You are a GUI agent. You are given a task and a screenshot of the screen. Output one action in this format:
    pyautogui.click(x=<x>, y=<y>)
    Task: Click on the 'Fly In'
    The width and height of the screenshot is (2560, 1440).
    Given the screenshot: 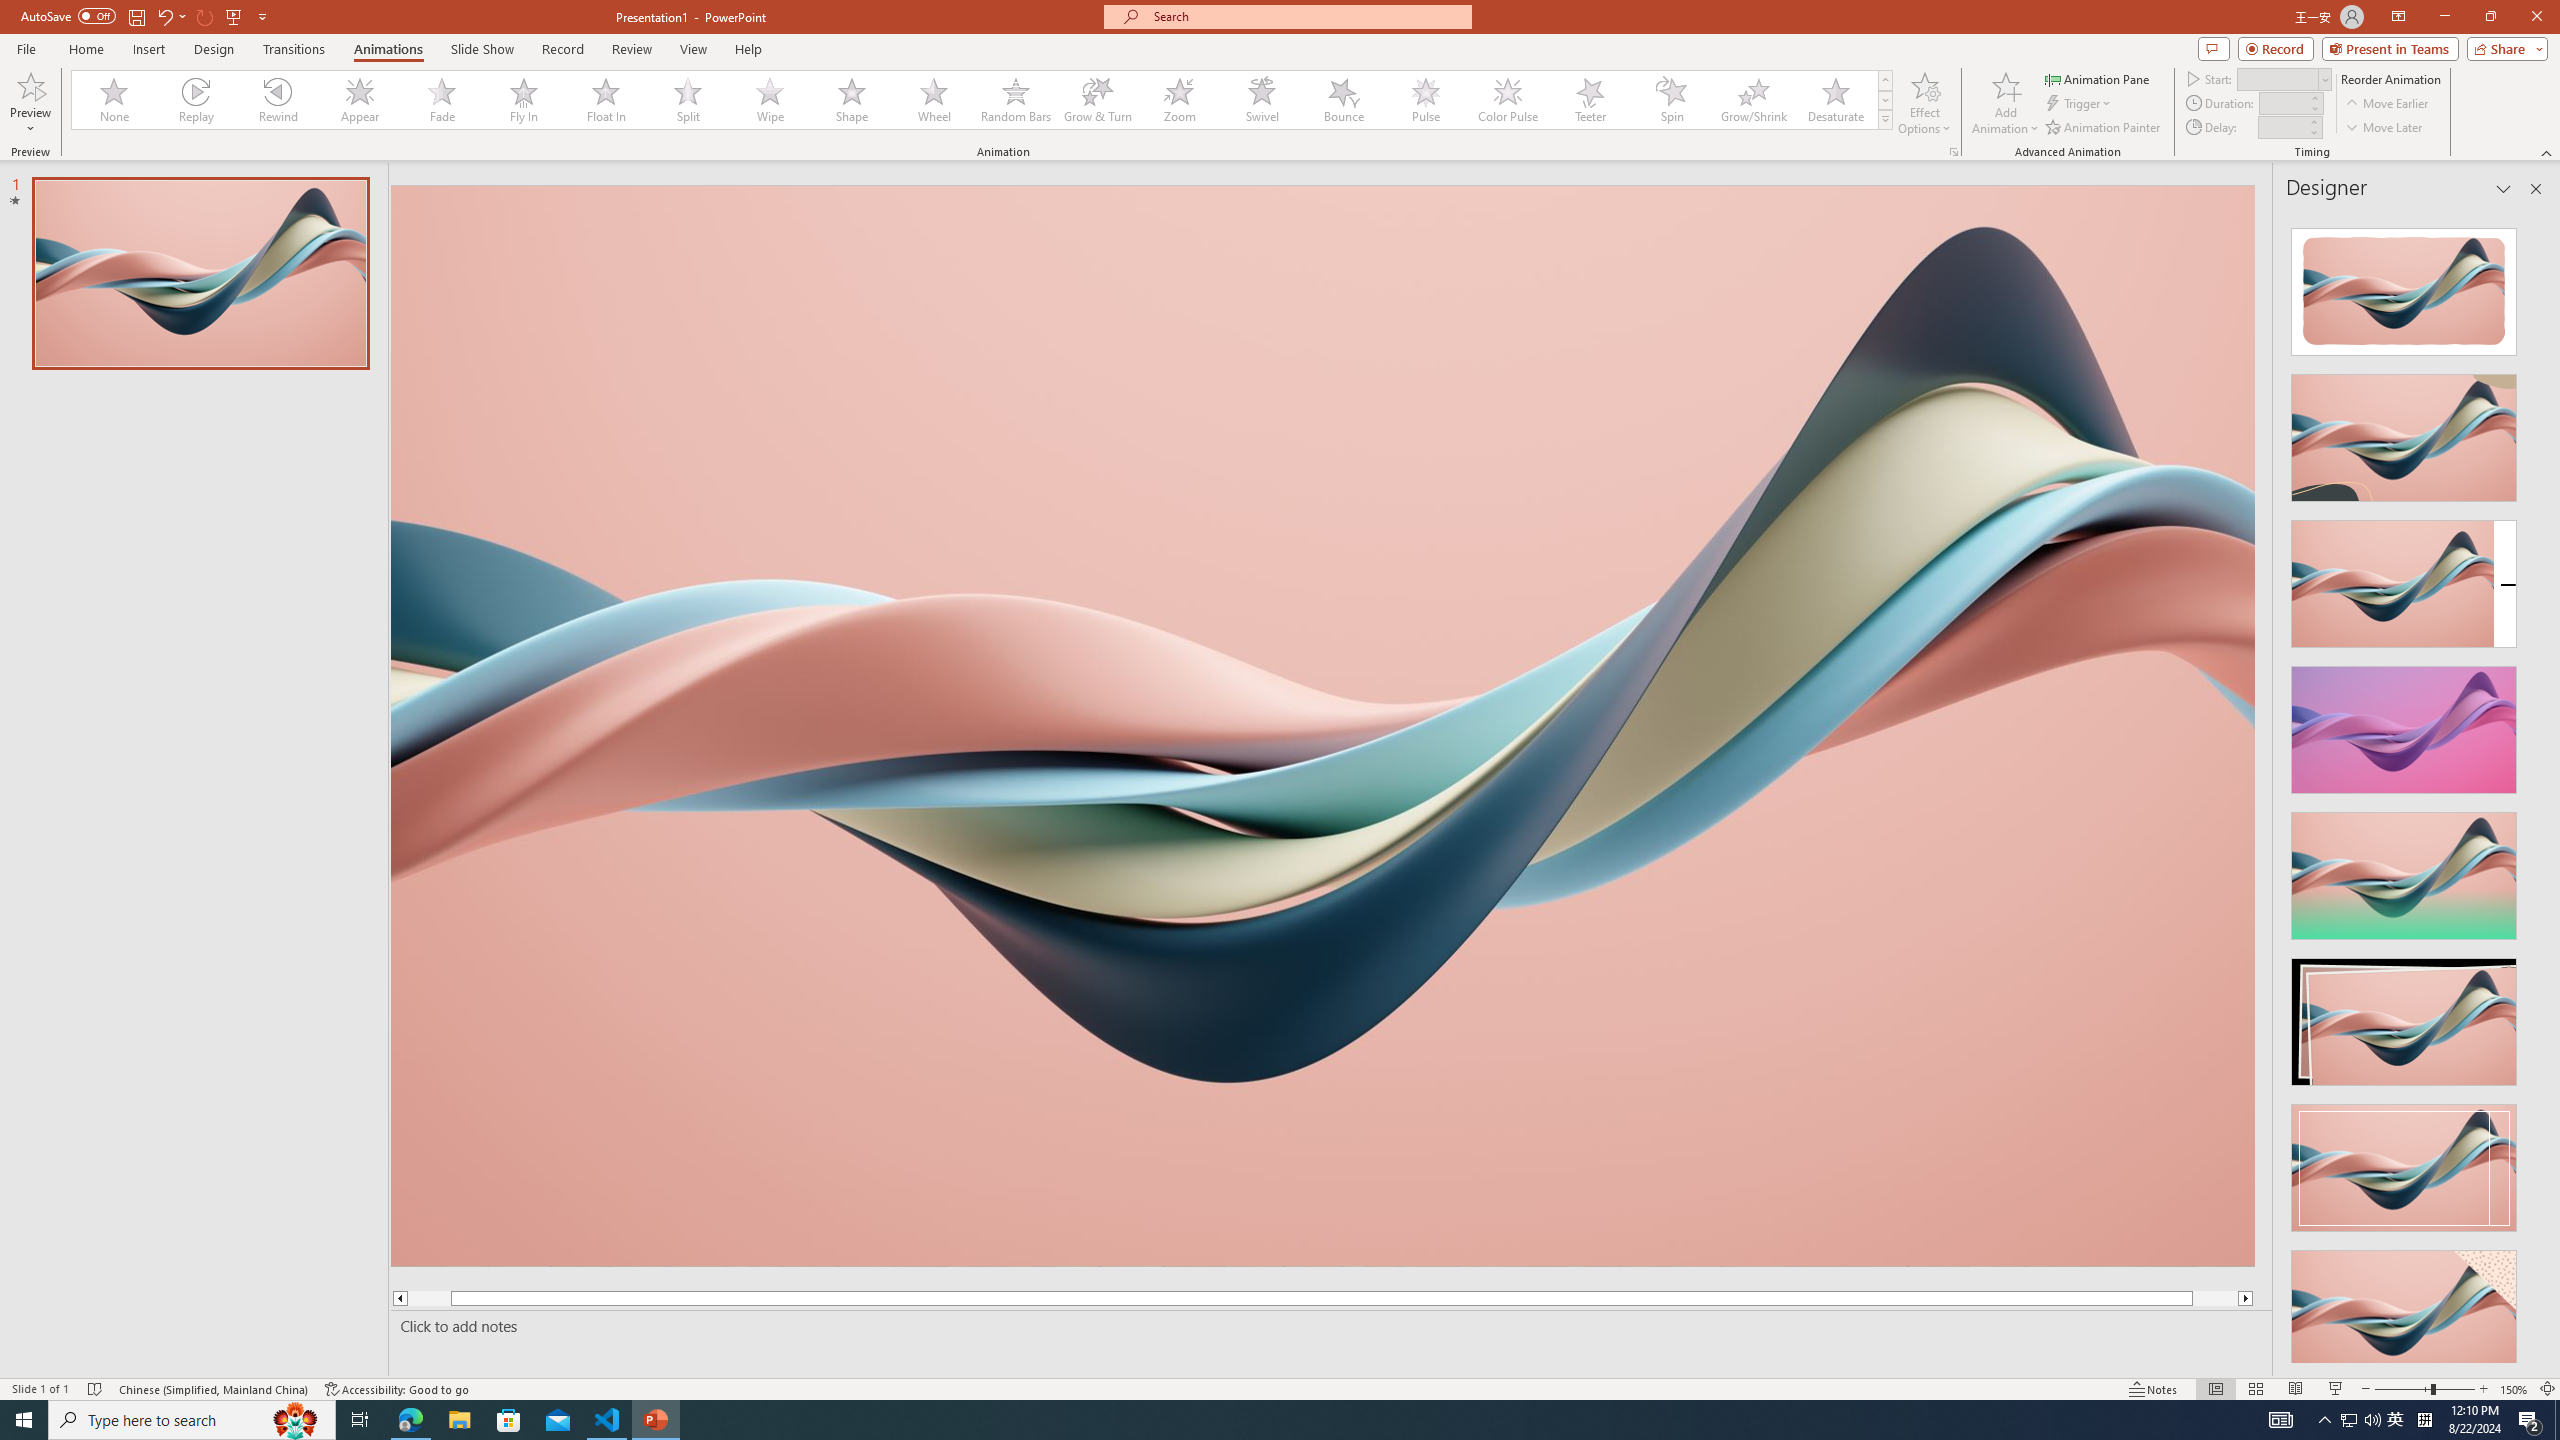 What is the action you would take?
    pyautogui.click(x=523, y=99)
    